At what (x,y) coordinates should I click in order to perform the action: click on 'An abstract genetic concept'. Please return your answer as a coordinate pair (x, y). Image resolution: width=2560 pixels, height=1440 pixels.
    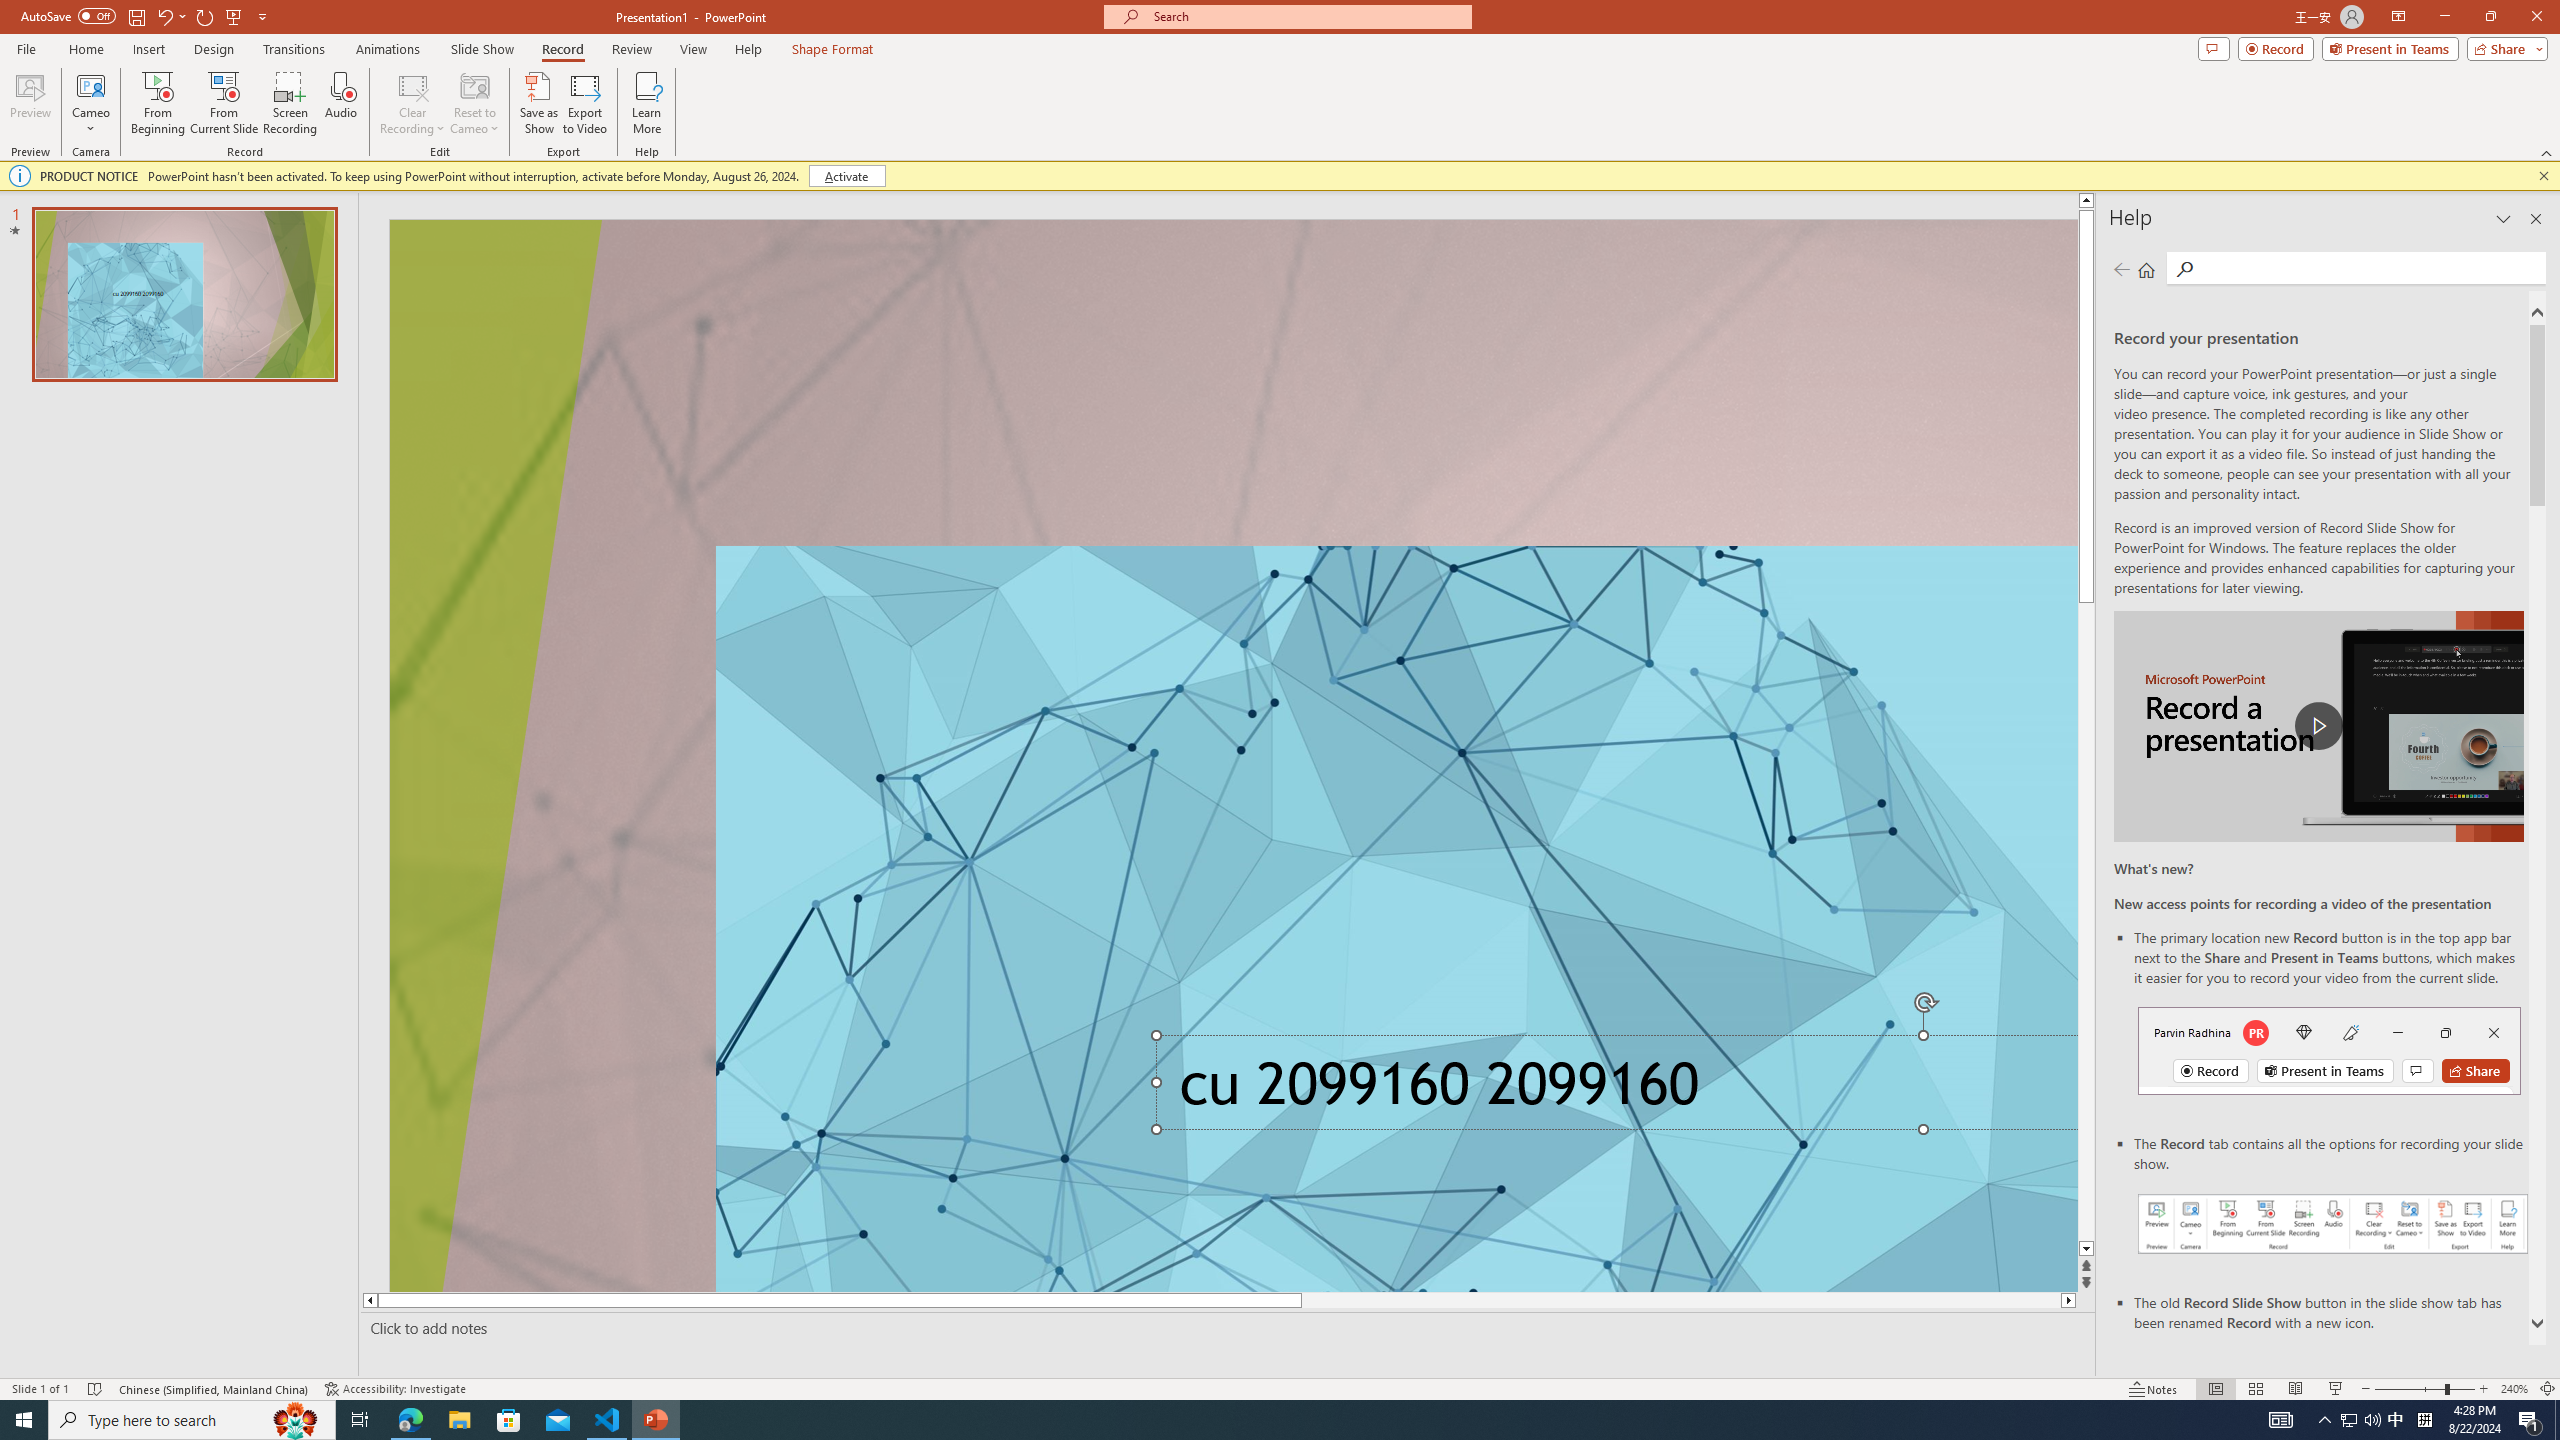
    Looking at the image, I should click on (1232, 755).